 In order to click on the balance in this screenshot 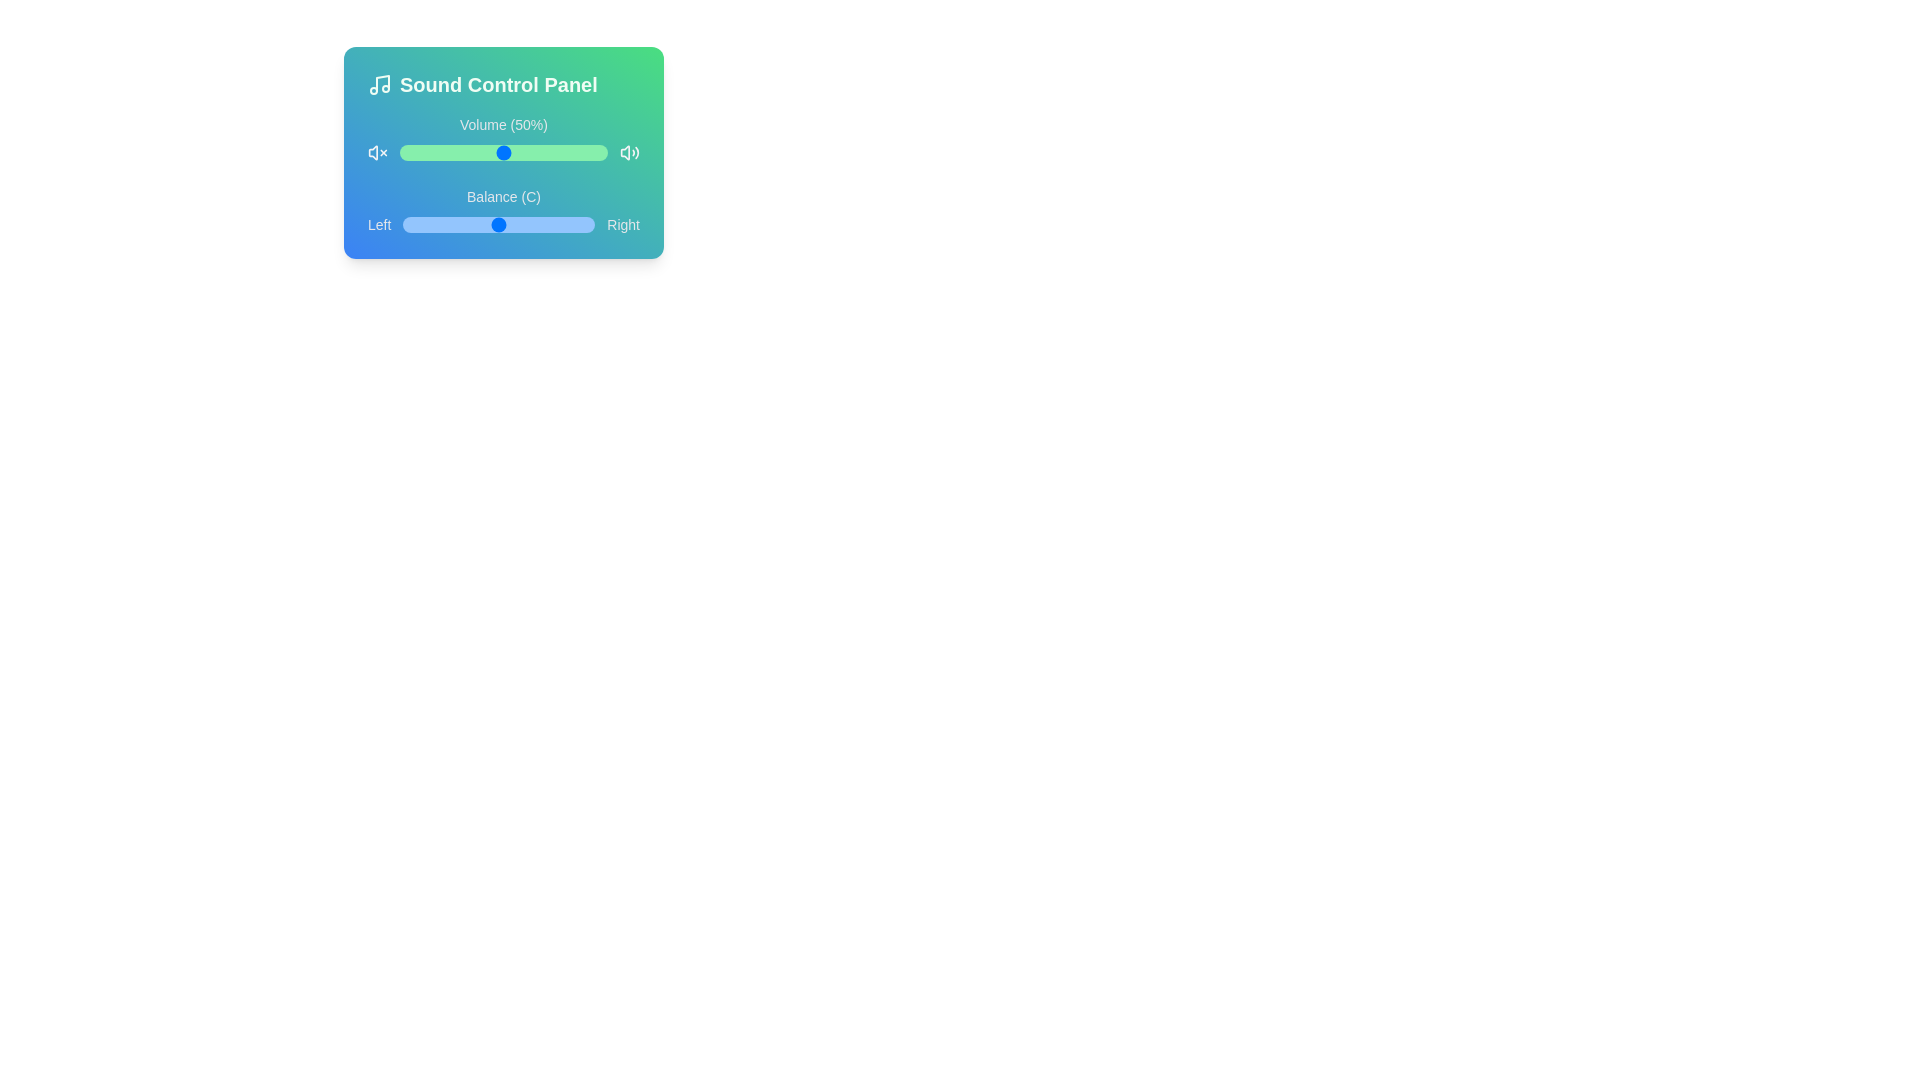, I will do `click(497, 224)`.